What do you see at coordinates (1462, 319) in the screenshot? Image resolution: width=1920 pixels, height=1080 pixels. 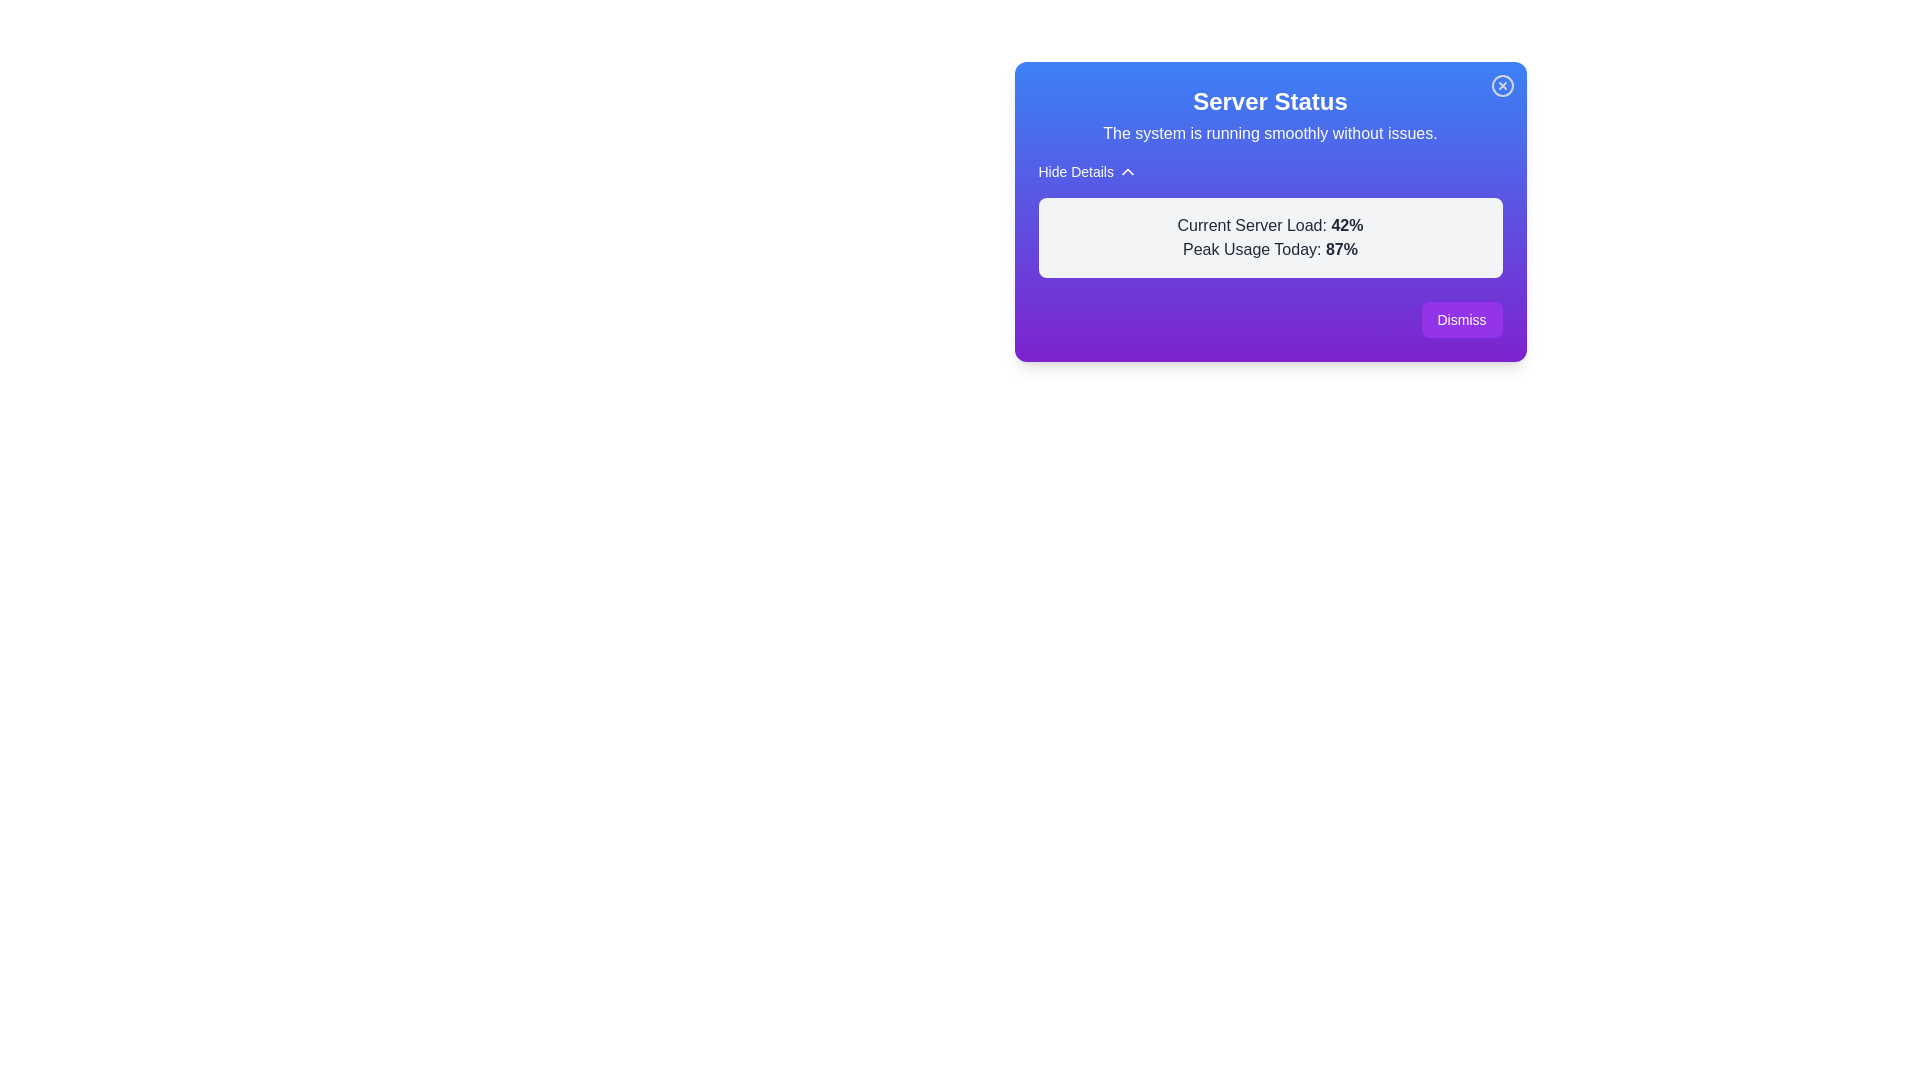 I see `the 'Dismiss' button to close the alert` at bounding box center [1462, 319].